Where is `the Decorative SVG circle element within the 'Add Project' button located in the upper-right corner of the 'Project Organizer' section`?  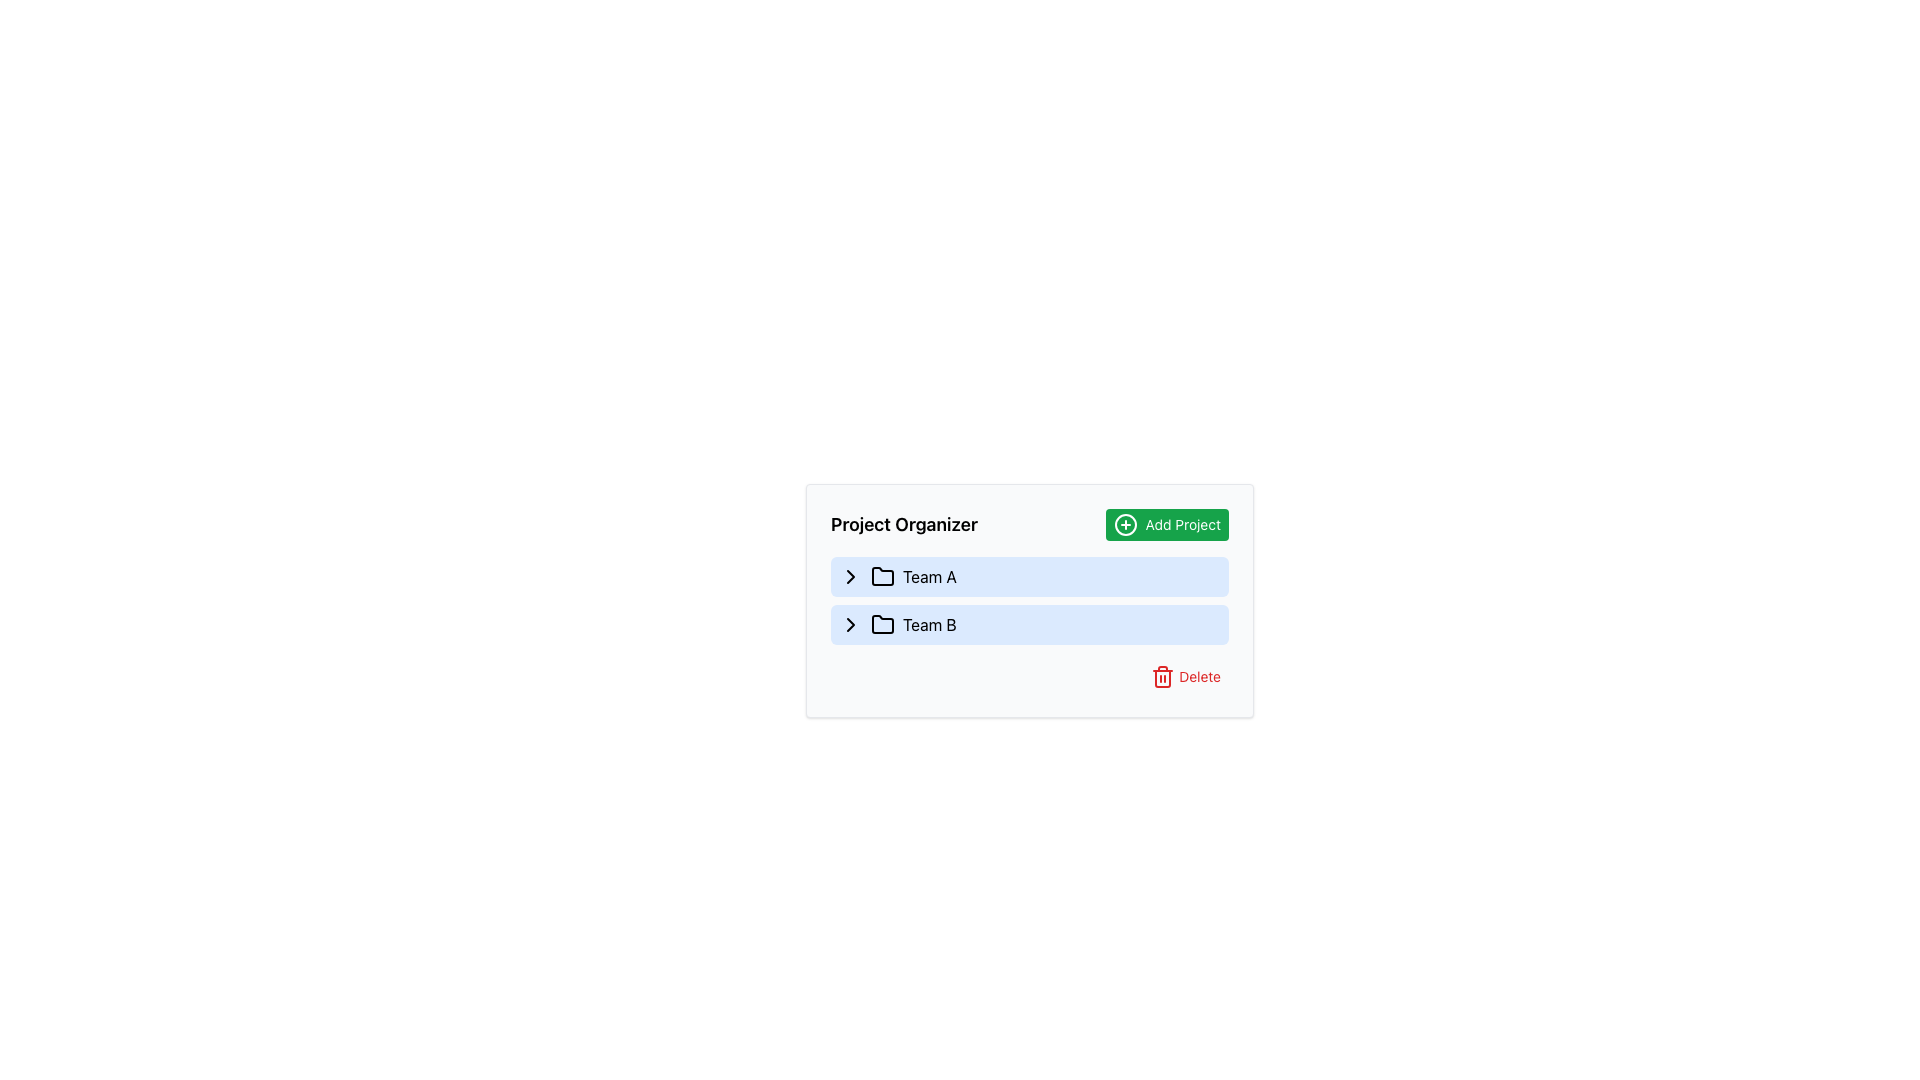 the Decorative SVG circle element within the 'Add Project' button located in the upper-right corner of the 'Project Organizer' section is located at coordinates (1125, 523).